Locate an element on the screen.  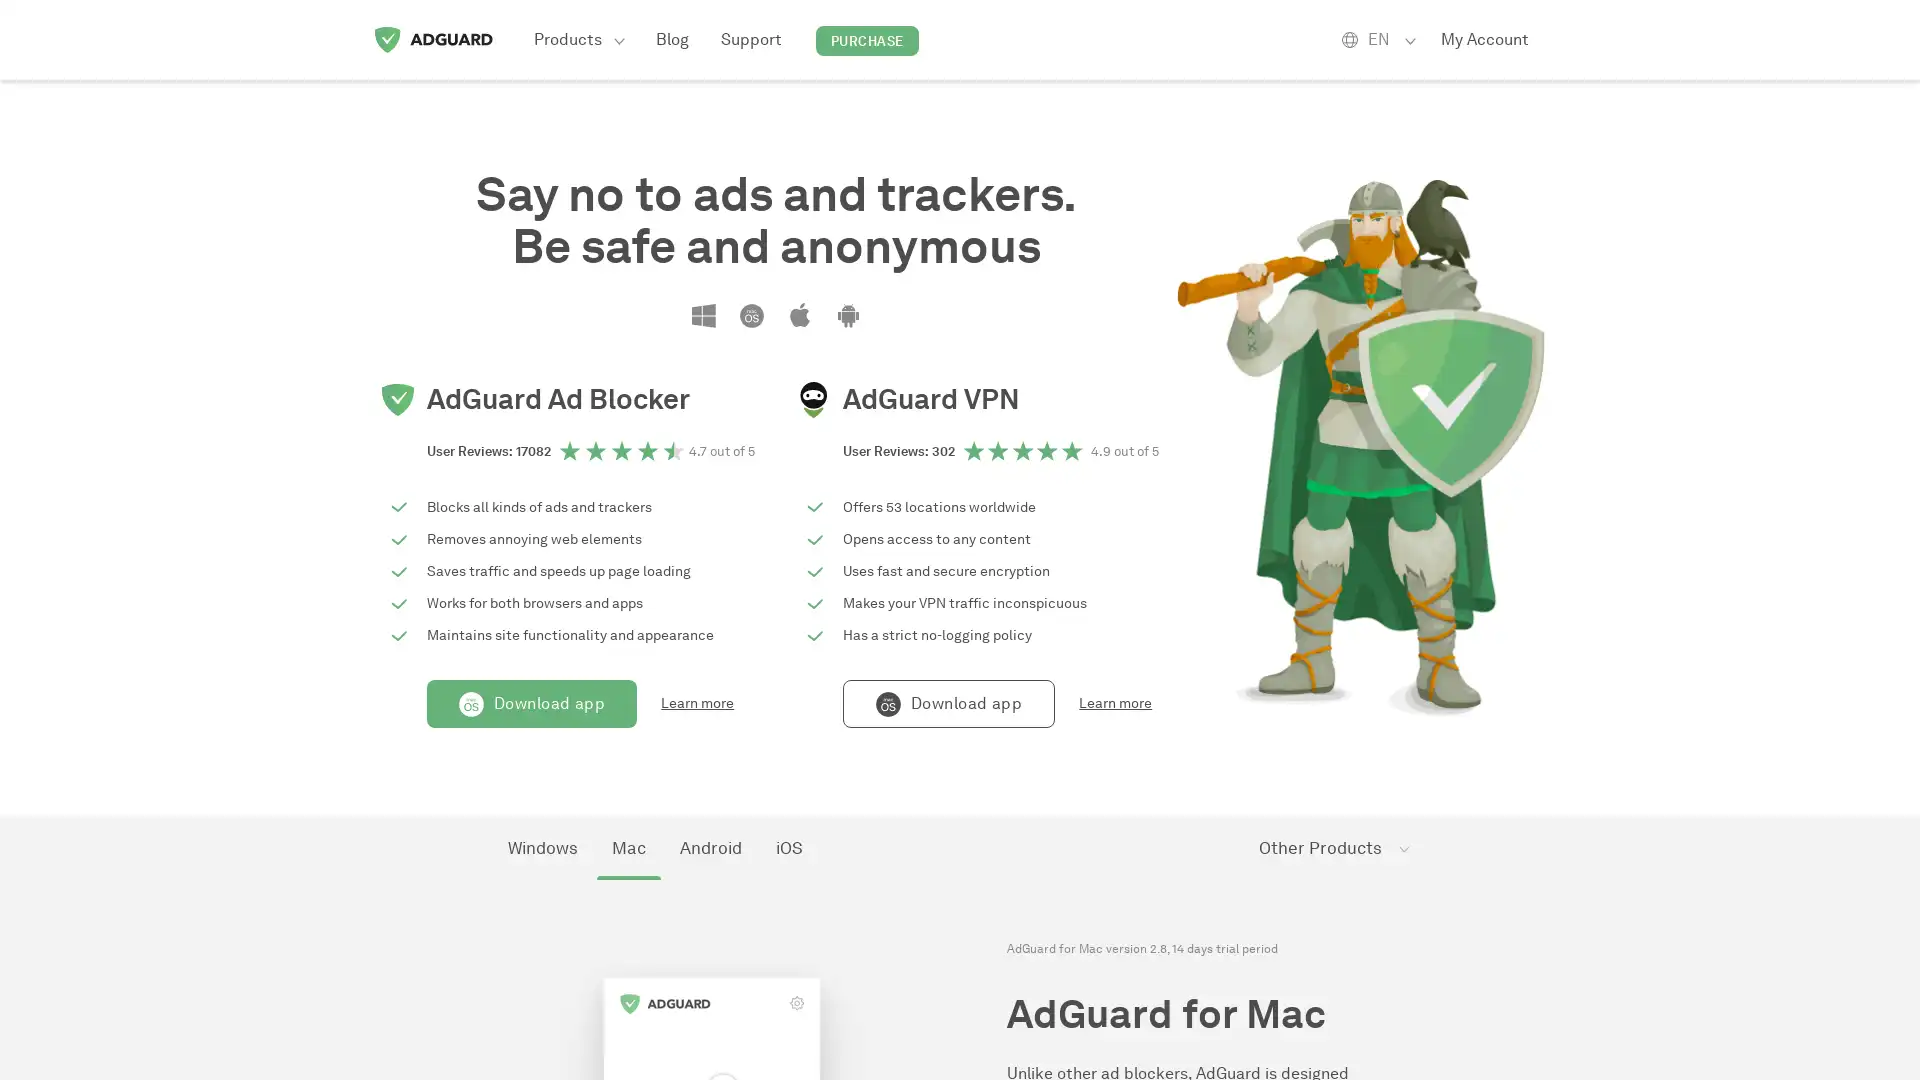
Android is located at coordinates (710, 848).